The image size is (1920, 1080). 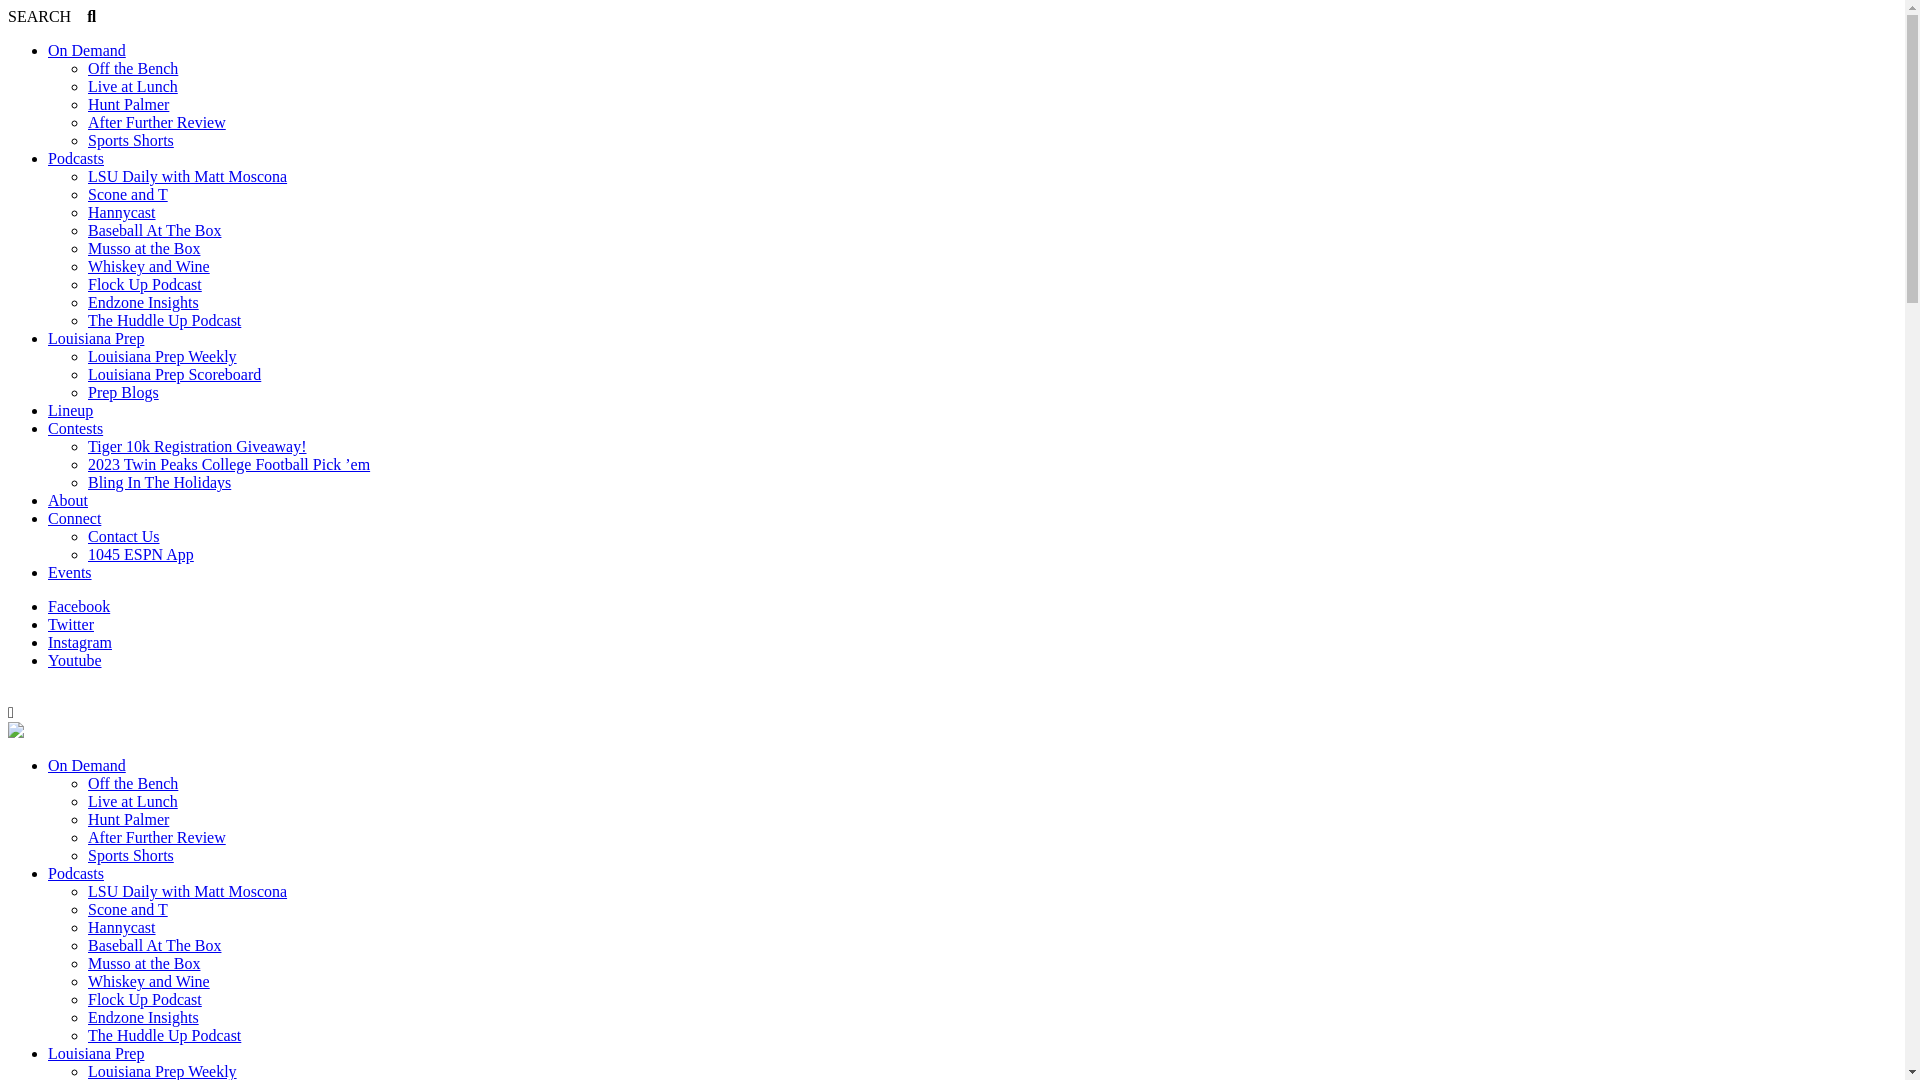 I want to click on 'Whiskey and Wine', so click(x=86, y=980).